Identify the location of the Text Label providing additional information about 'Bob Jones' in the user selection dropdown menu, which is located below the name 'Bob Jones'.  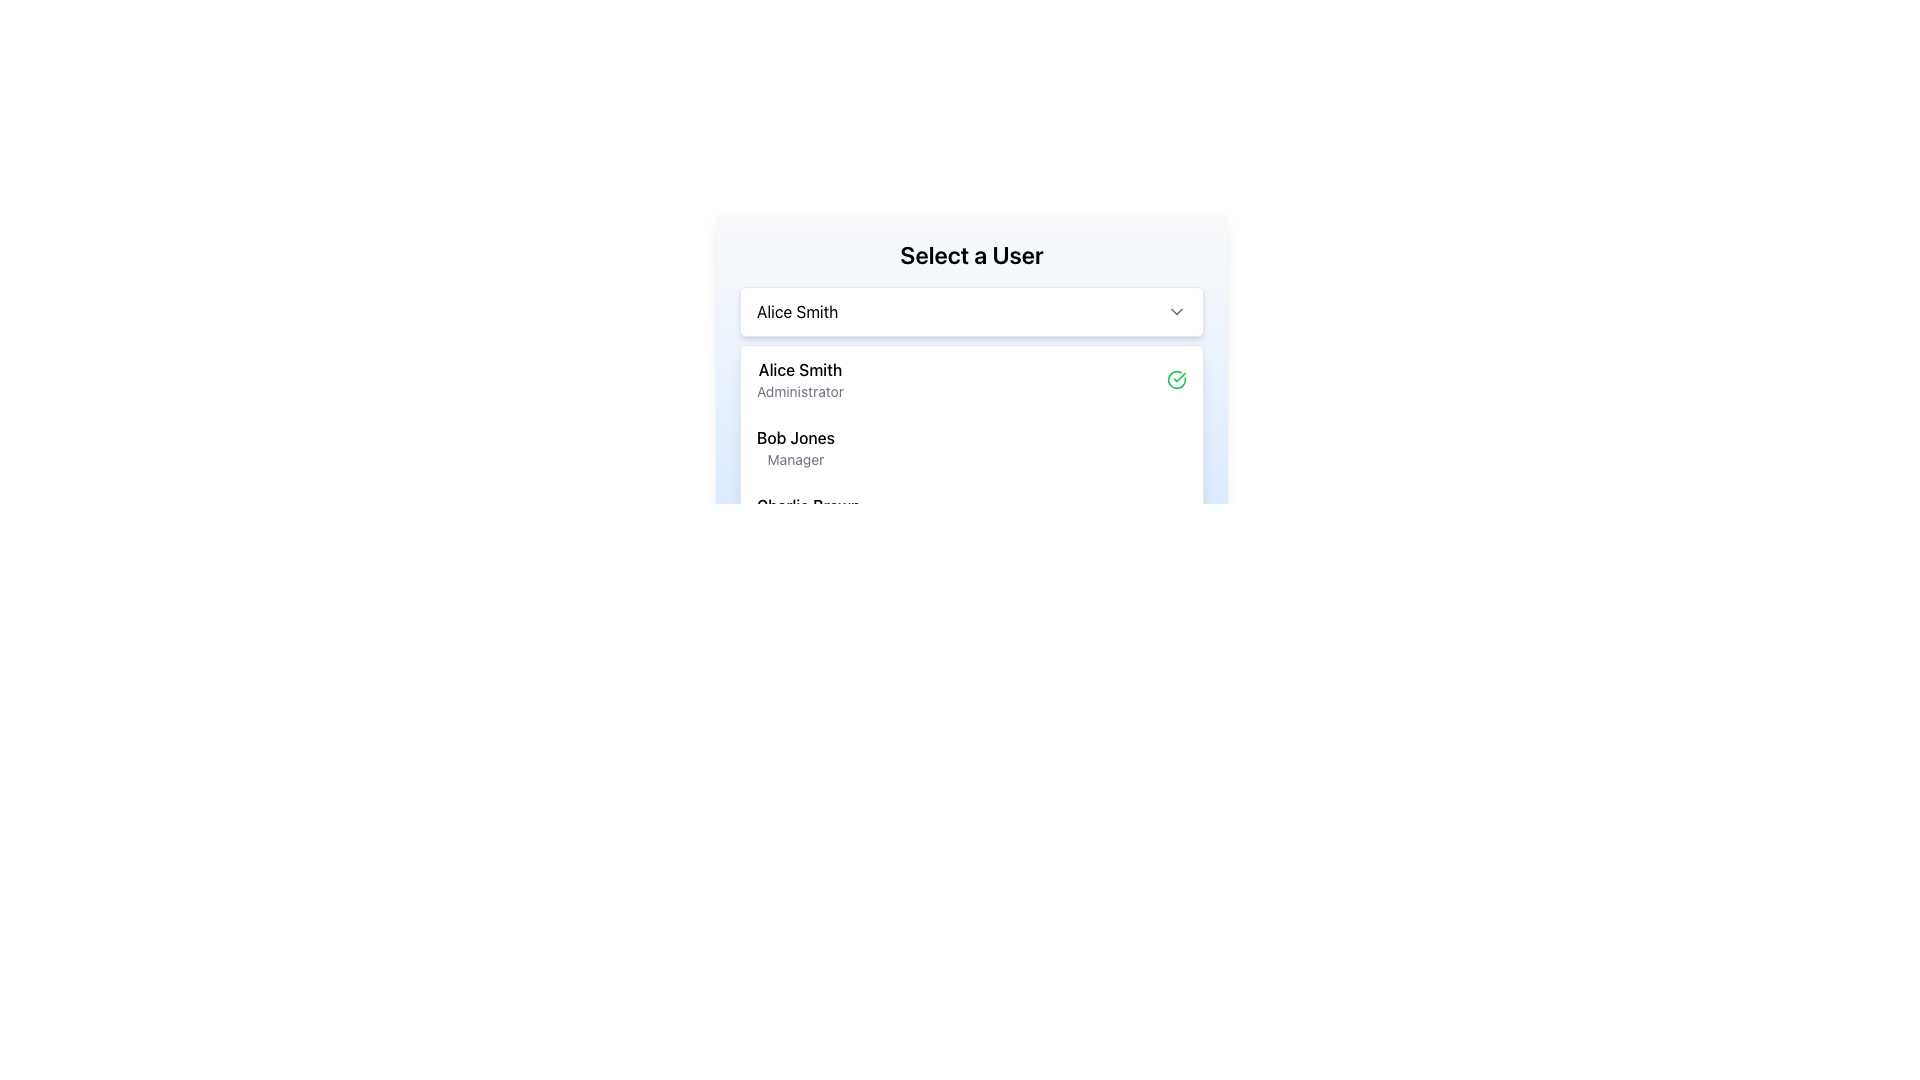
(795, 459).